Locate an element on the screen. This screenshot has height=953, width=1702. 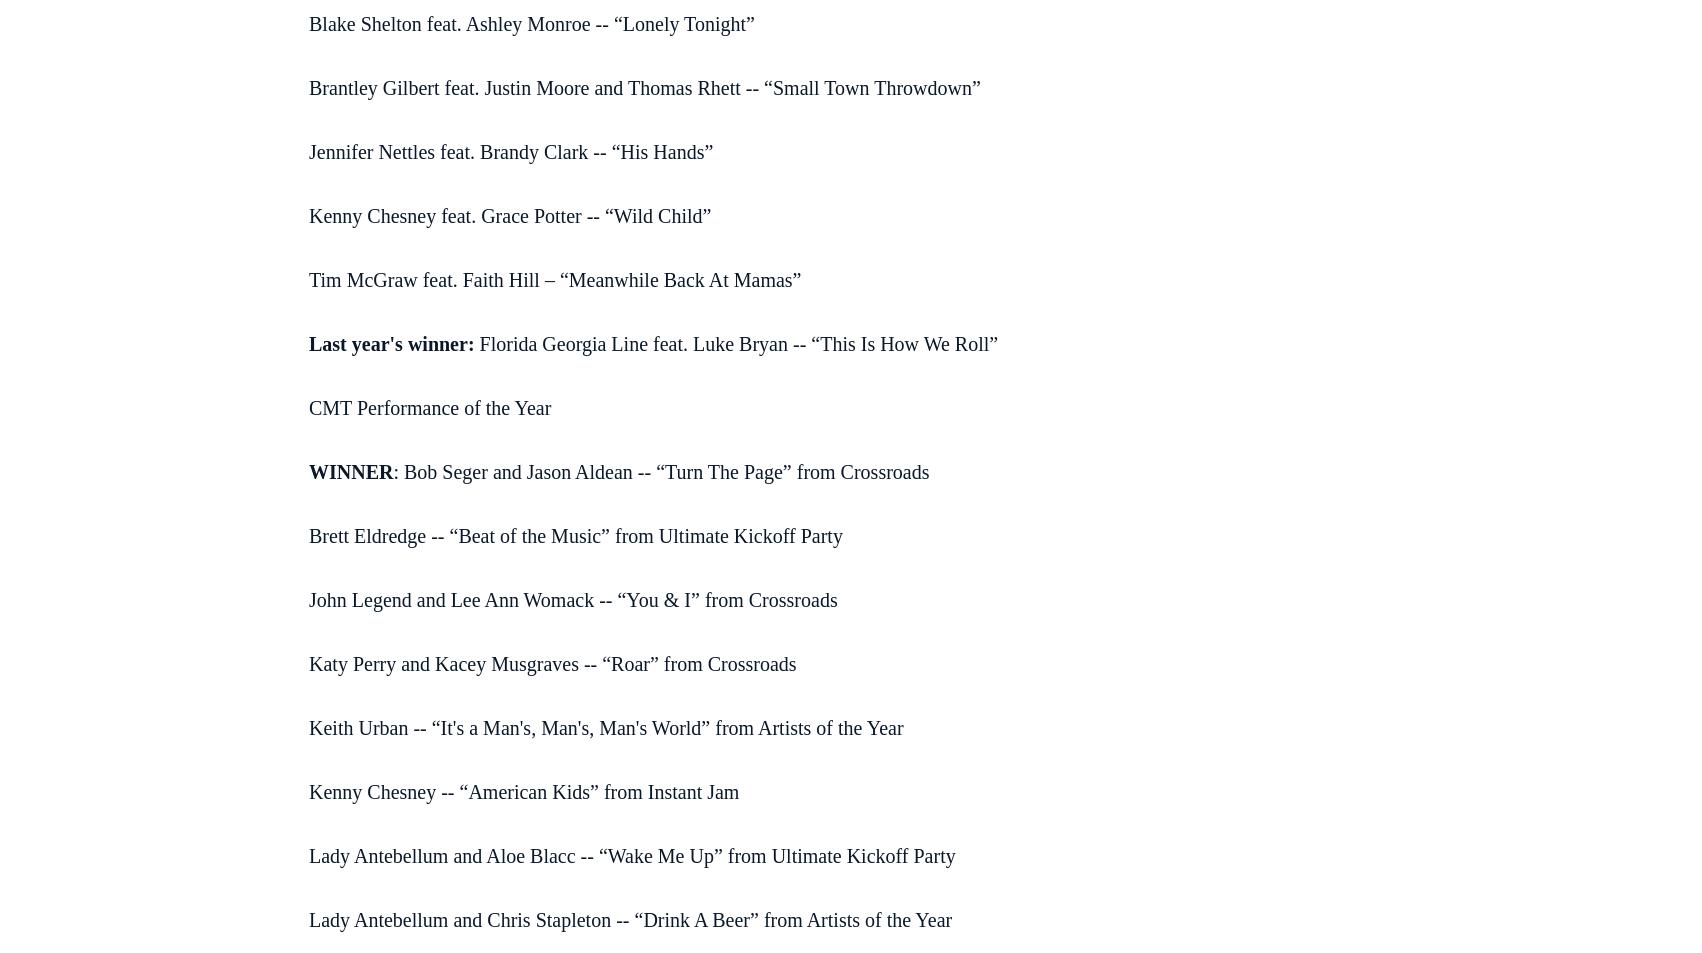
'Last year's winner:' is located at coordinates (391, 341).